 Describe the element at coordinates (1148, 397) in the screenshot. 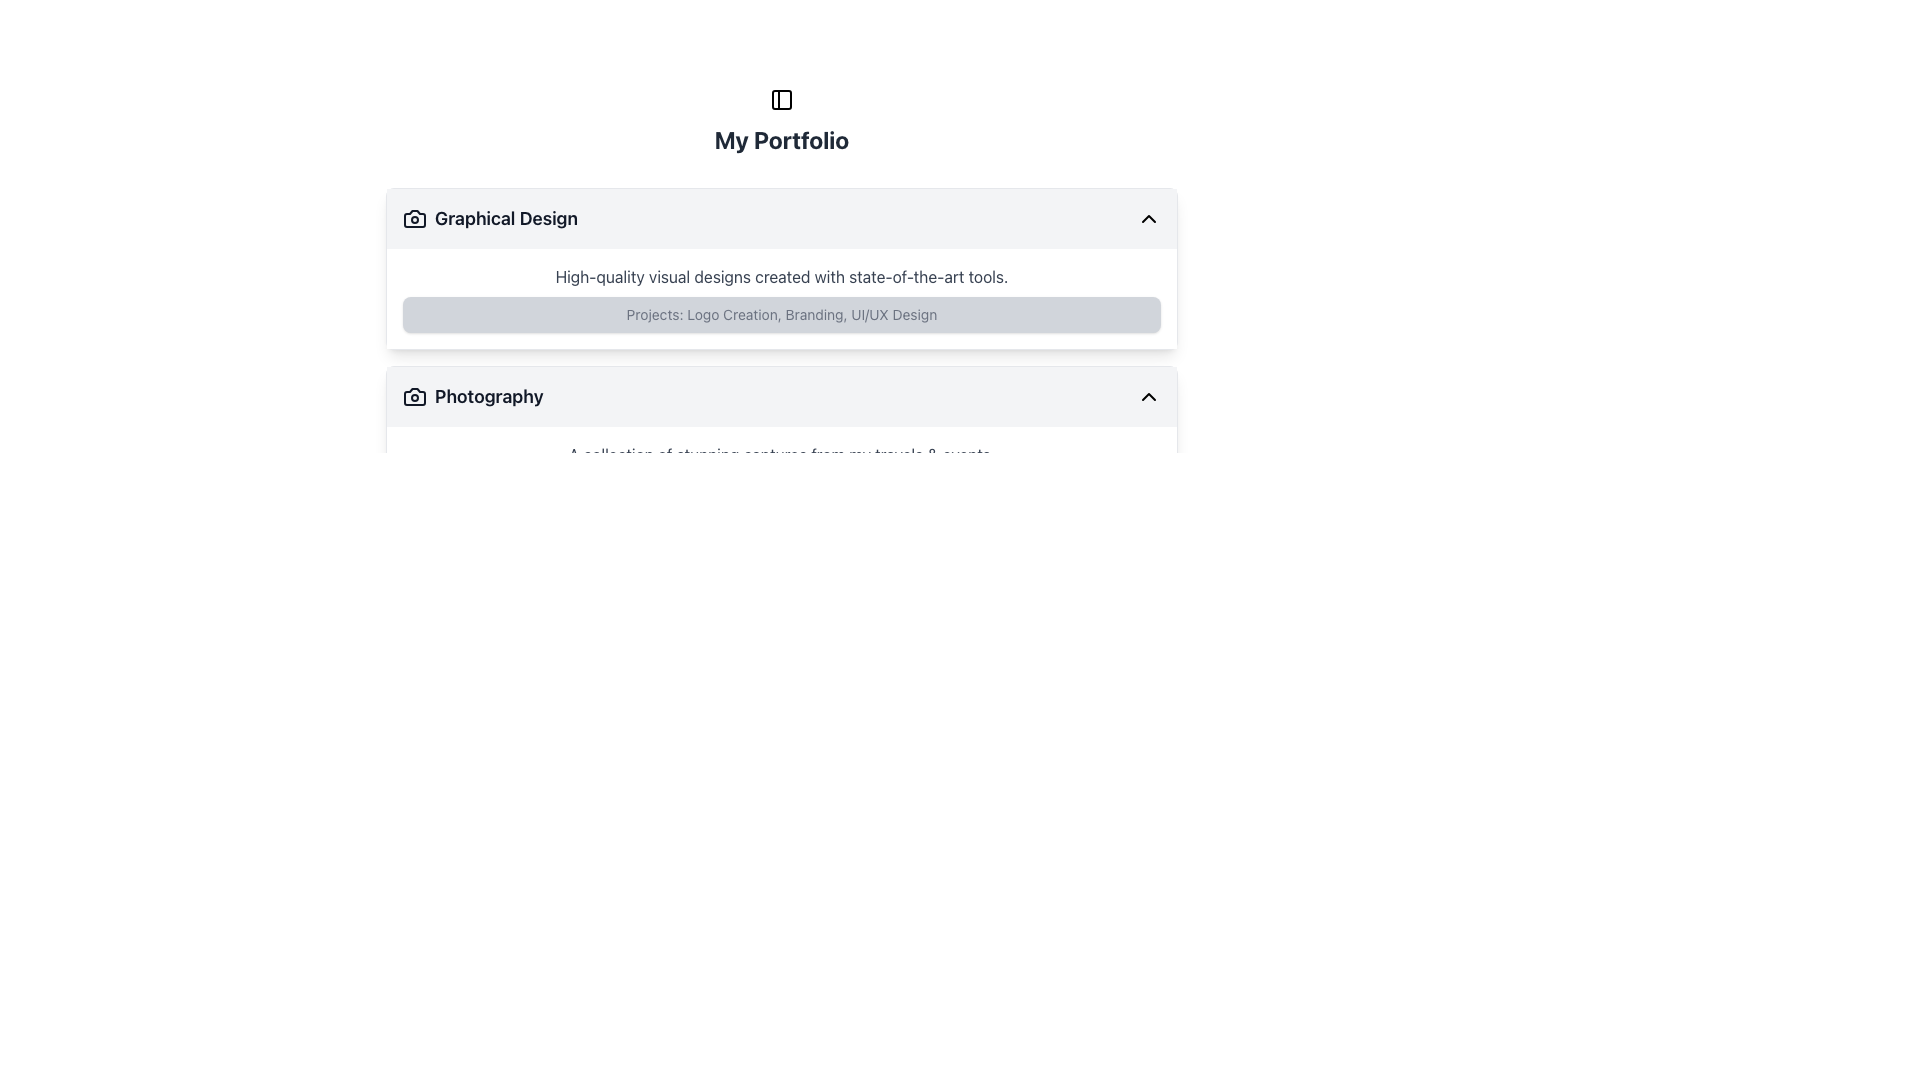

I see `the toggle icon located at the far-right of the 'Photography' section` at that location.